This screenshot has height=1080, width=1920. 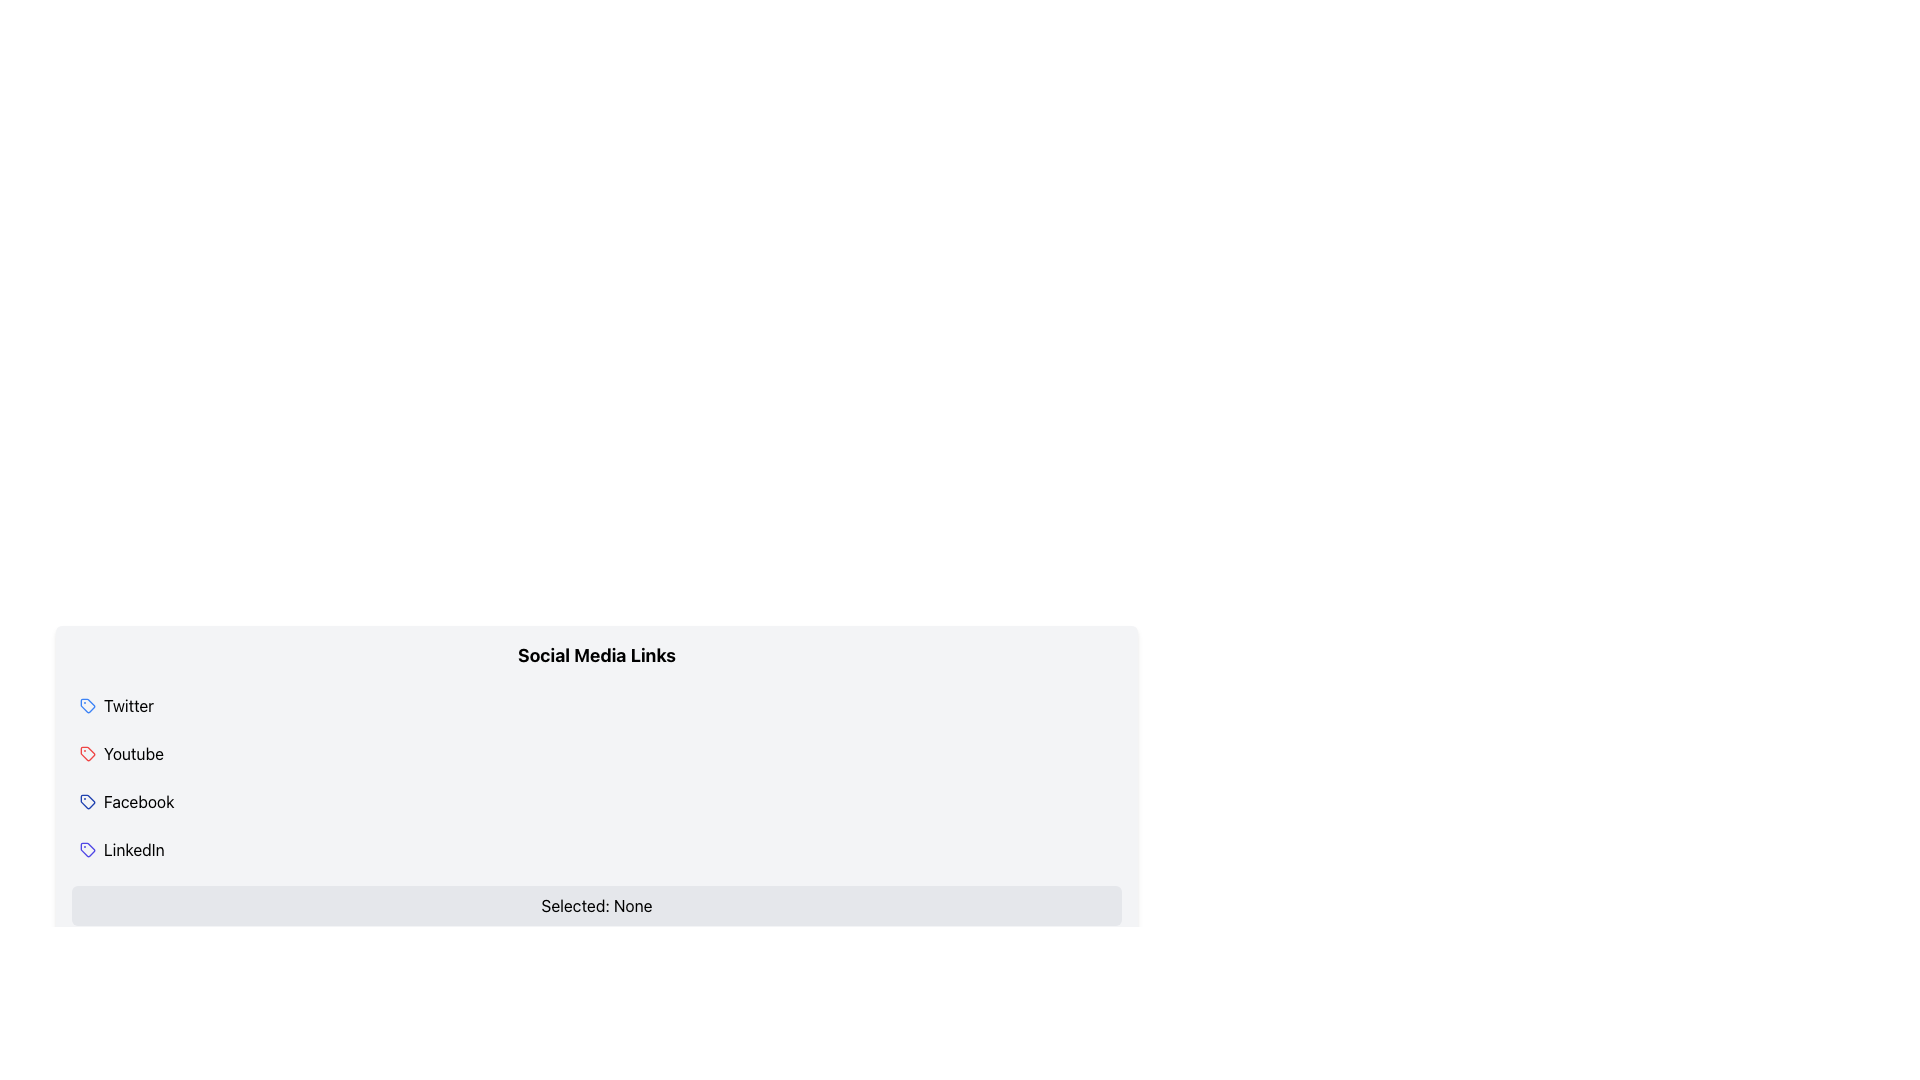 I want to click on the LinkedIn text label, which is the fourth item in a vertical list of social media links, positioned below the Facebook item and above an empty selection indicator, so click(x=133, y=849).